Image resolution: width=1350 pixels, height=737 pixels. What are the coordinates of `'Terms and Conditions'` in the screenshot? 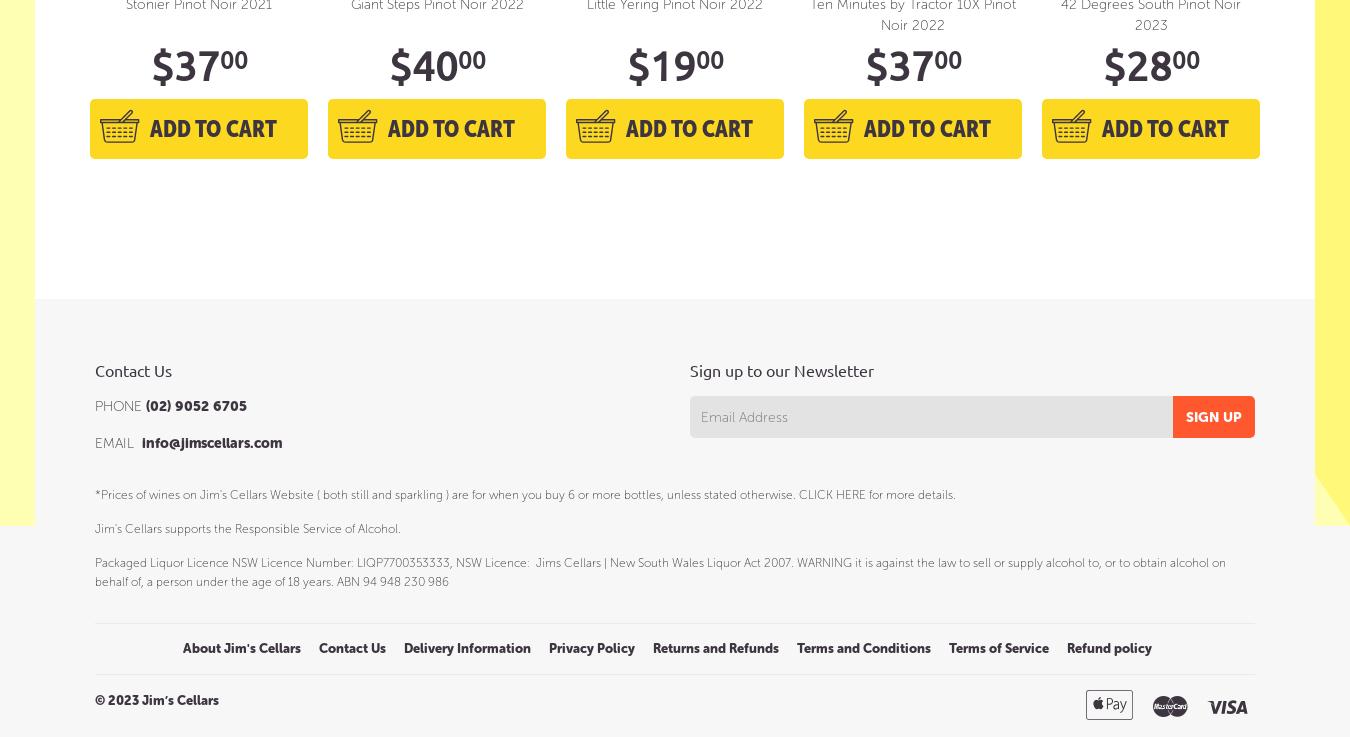 It's located at (864, 647).